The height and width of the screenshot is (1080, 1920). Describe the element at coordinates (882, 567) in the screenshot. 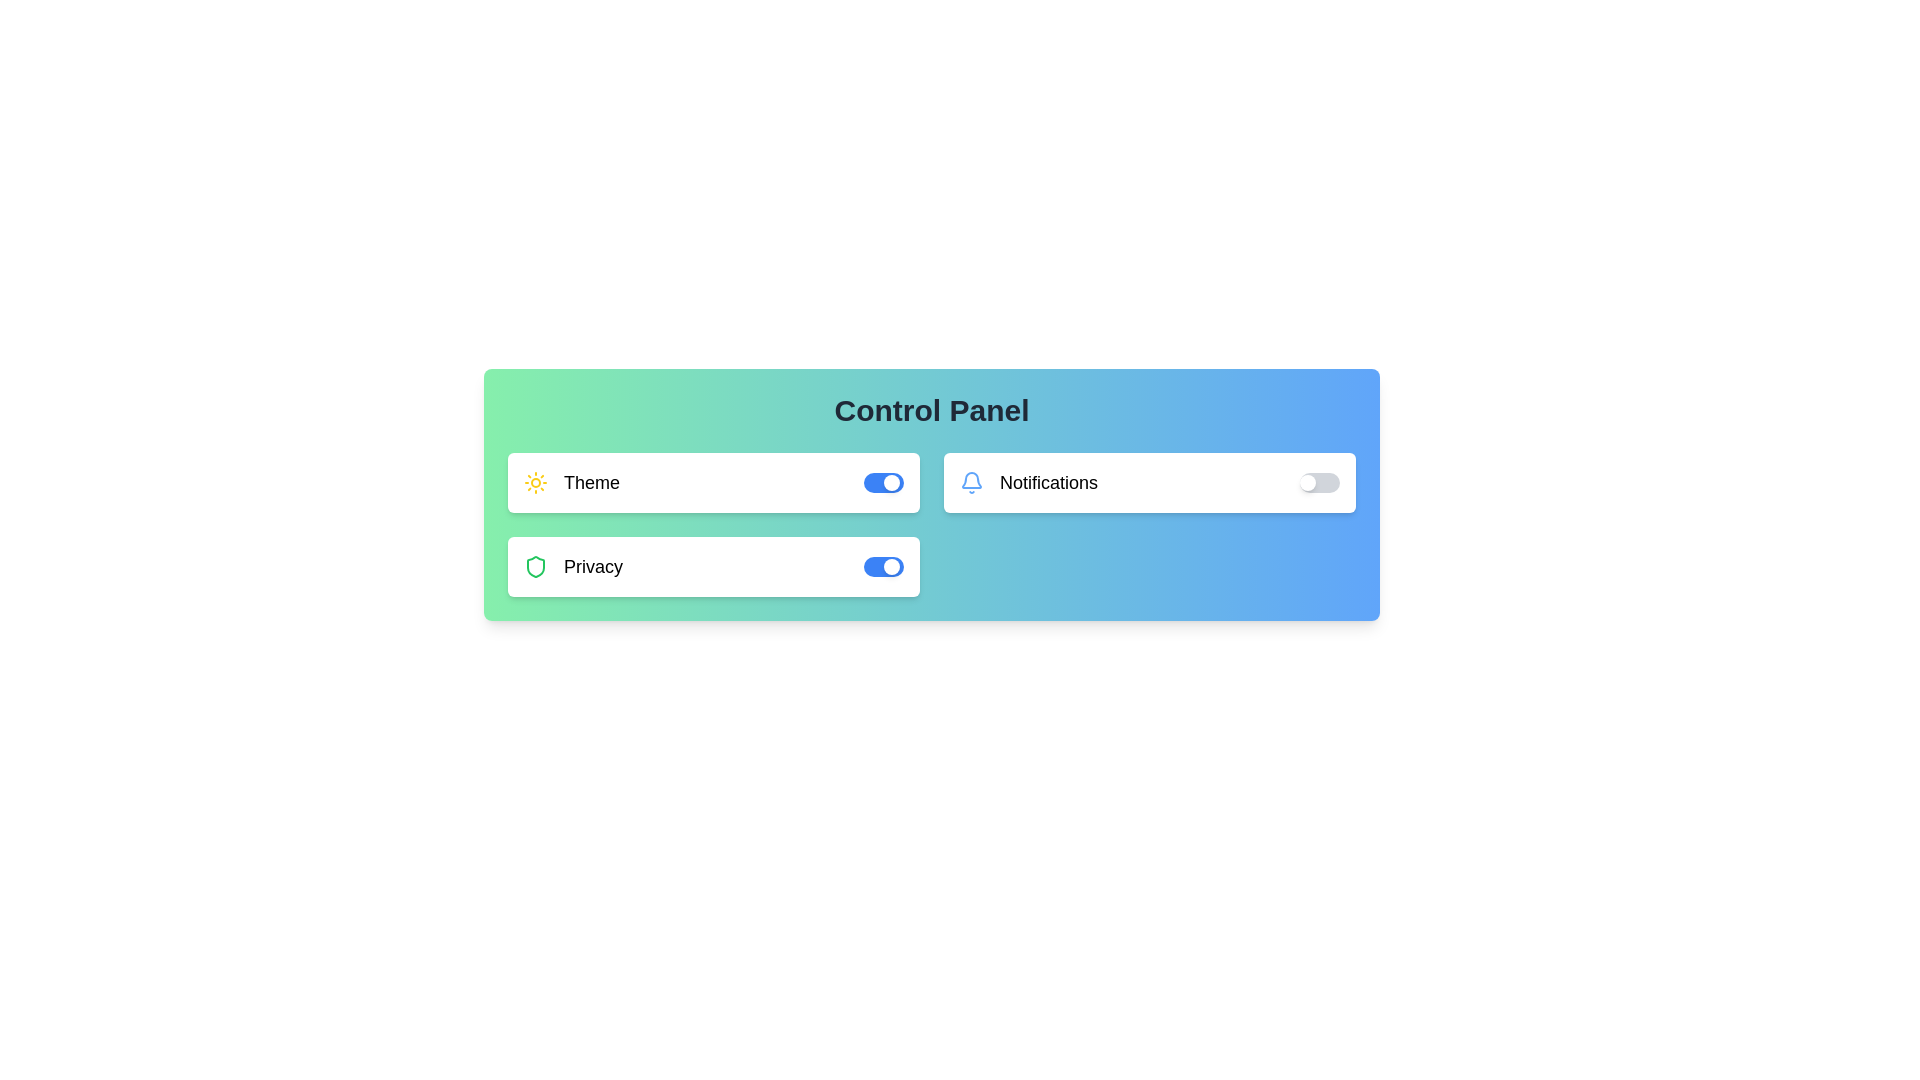

I see `the Privacy switch to toggle its state` at that location.